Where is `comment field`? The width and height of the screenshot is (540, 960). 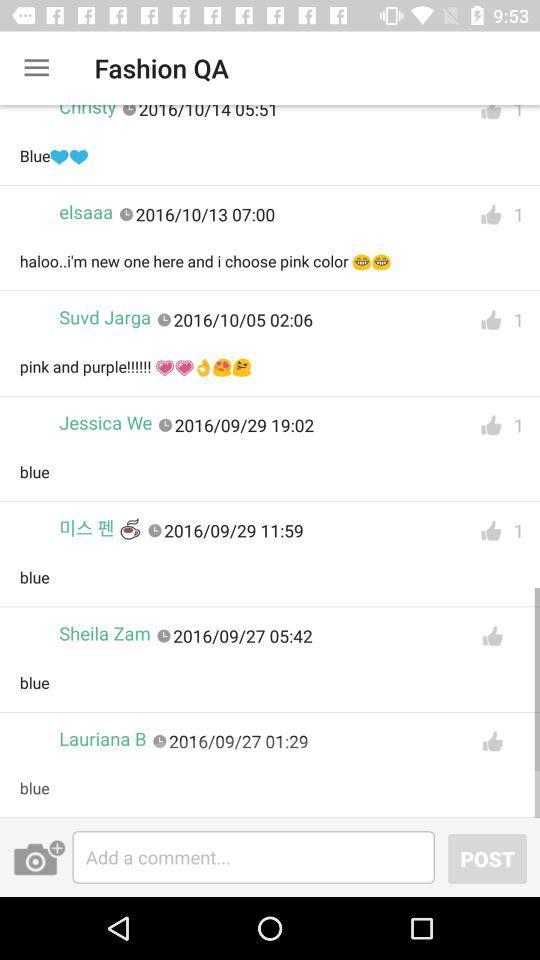
comment field is located at coordinates (253, 856).